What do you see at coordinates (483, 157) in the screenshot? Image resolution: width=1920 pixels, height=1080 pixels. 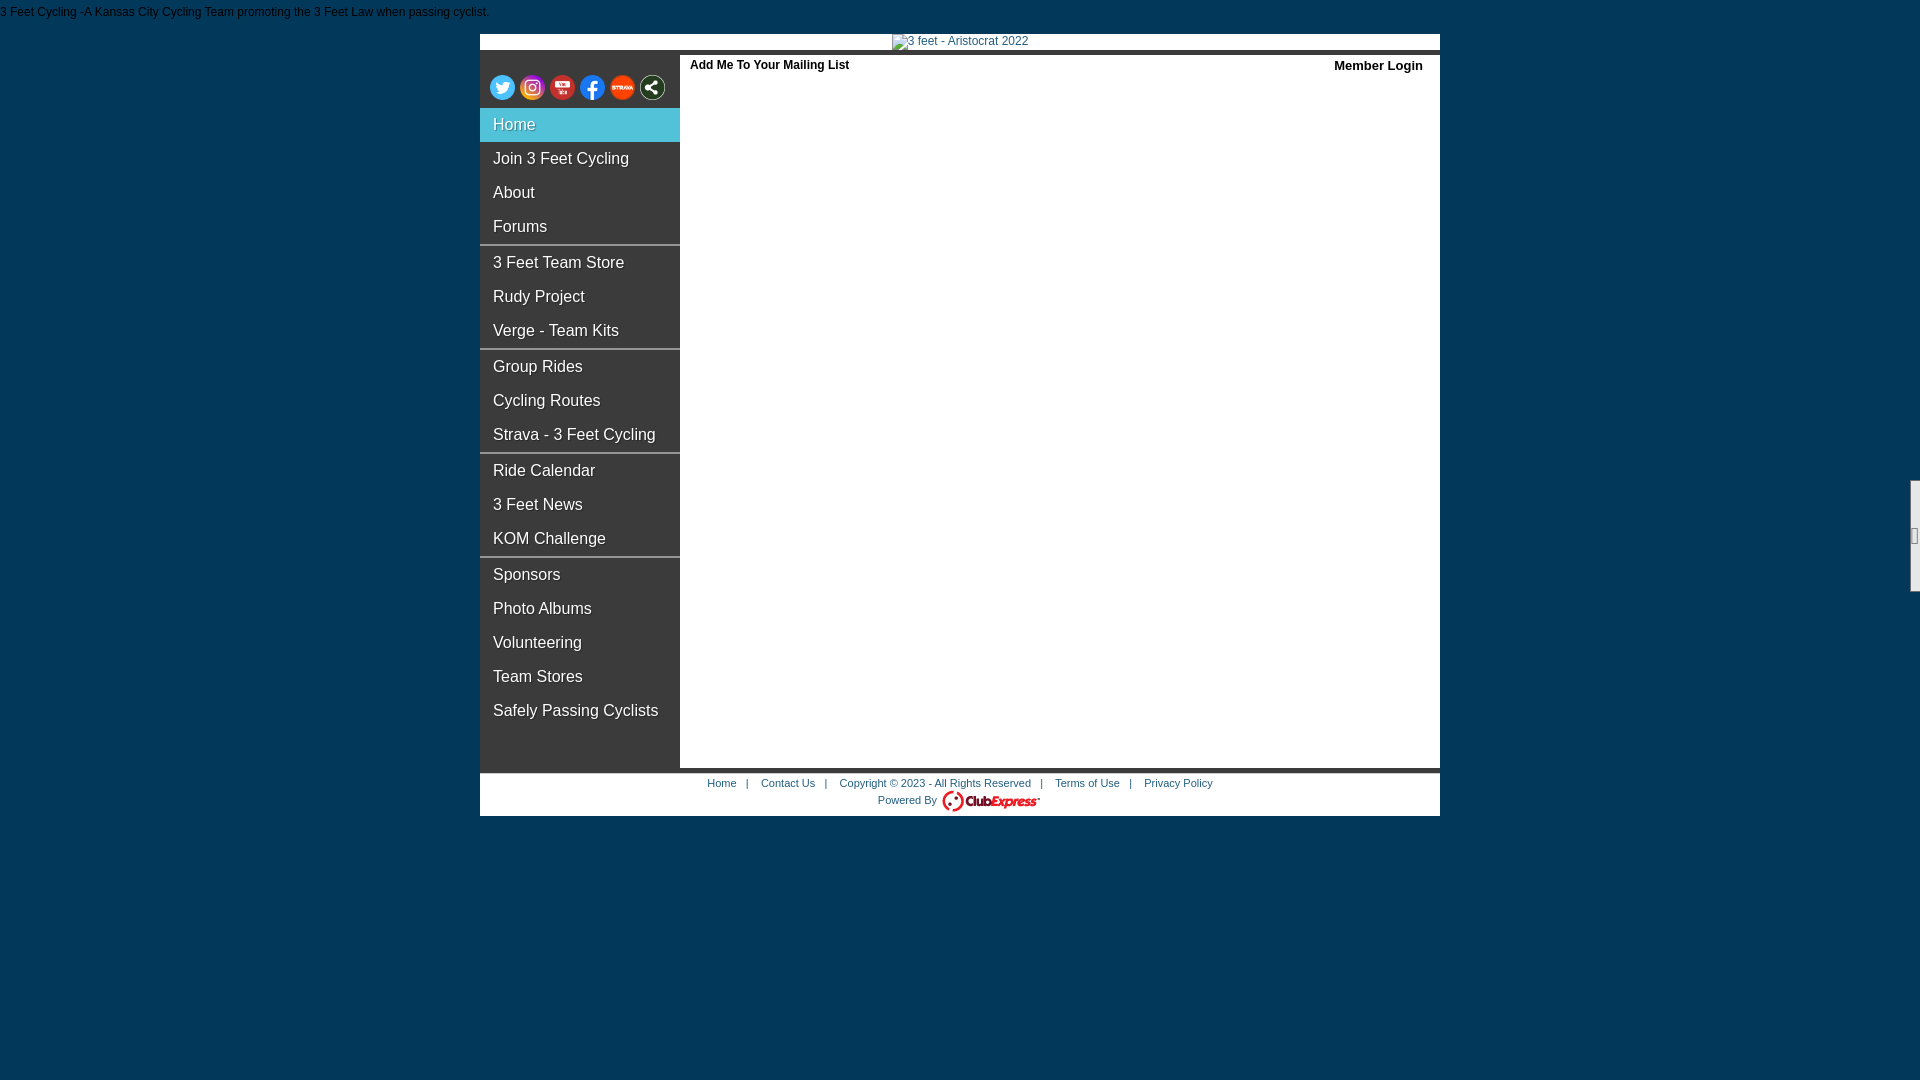 I see `'Join 3 Feet Cycling'` at bounding box center [483, 157].